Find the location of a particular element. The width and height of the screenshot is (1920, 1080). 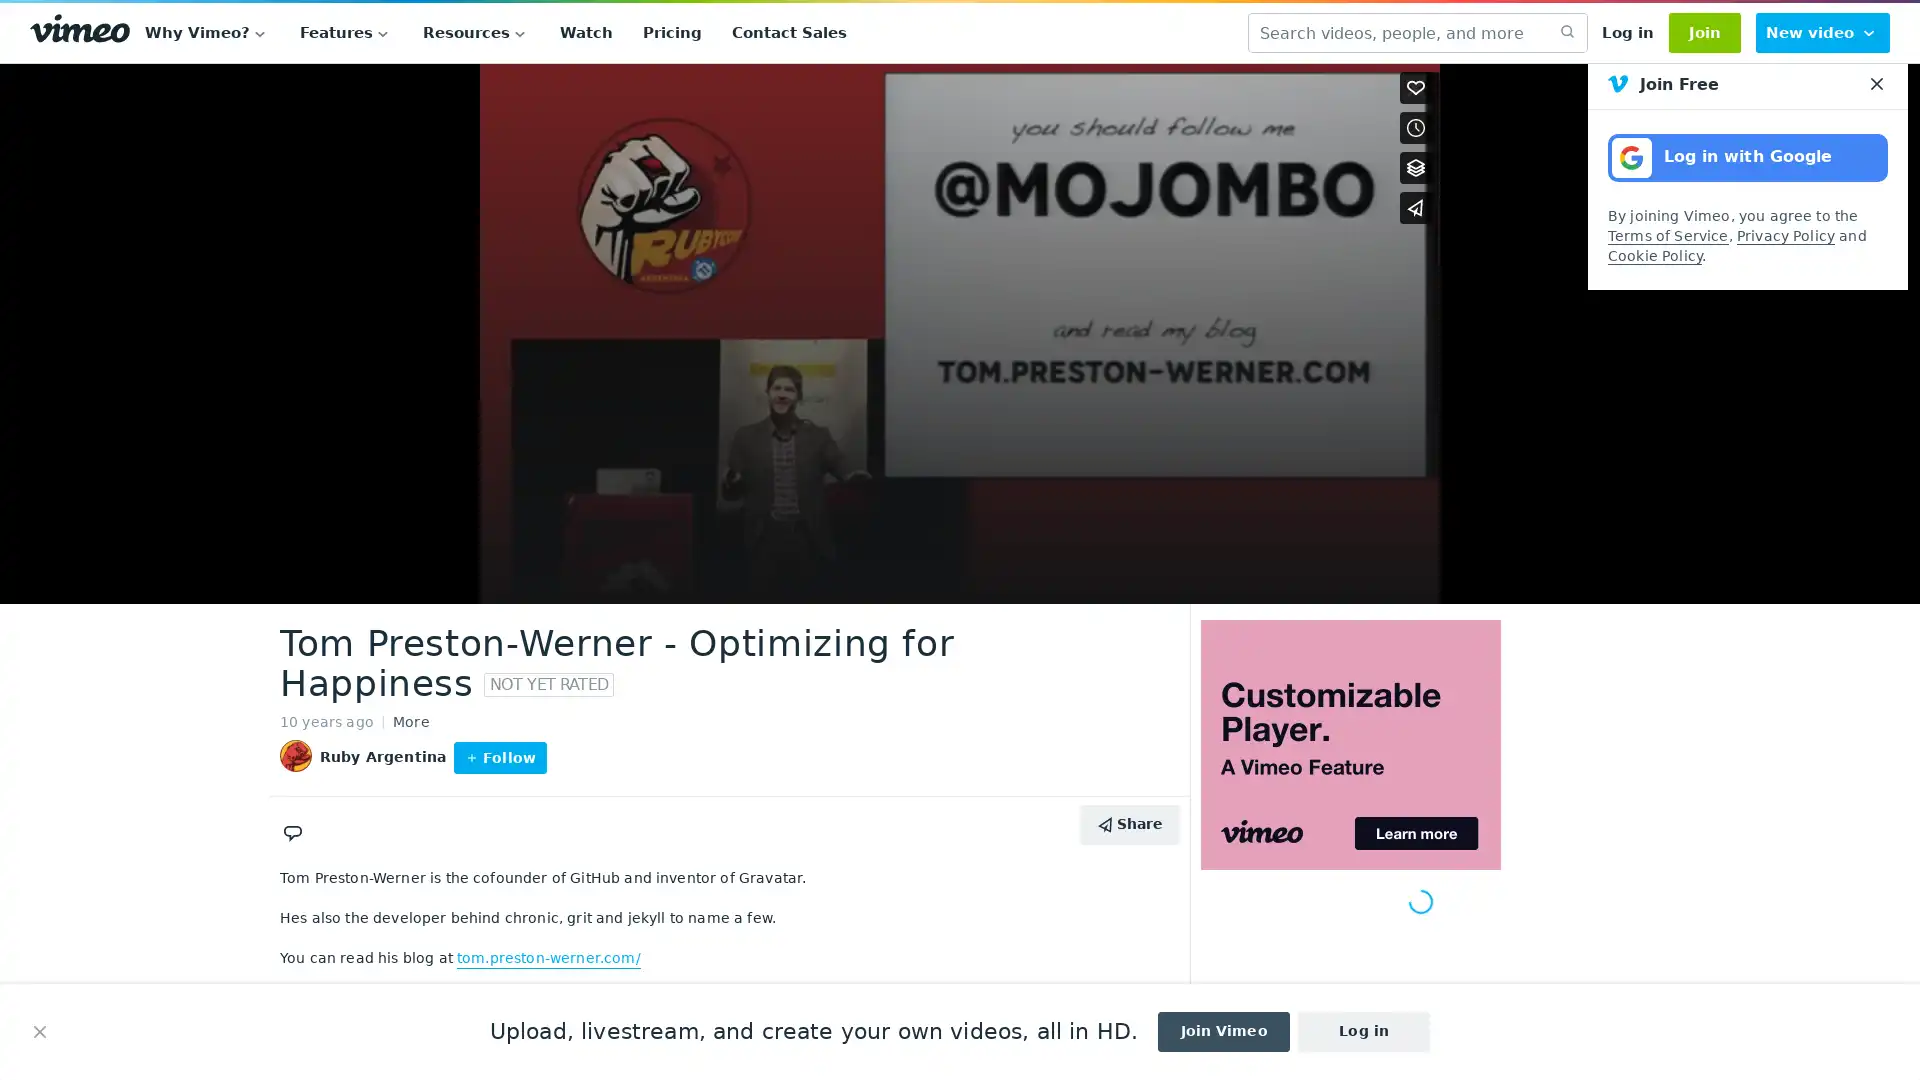

Features is located at coordinates (346, 33).